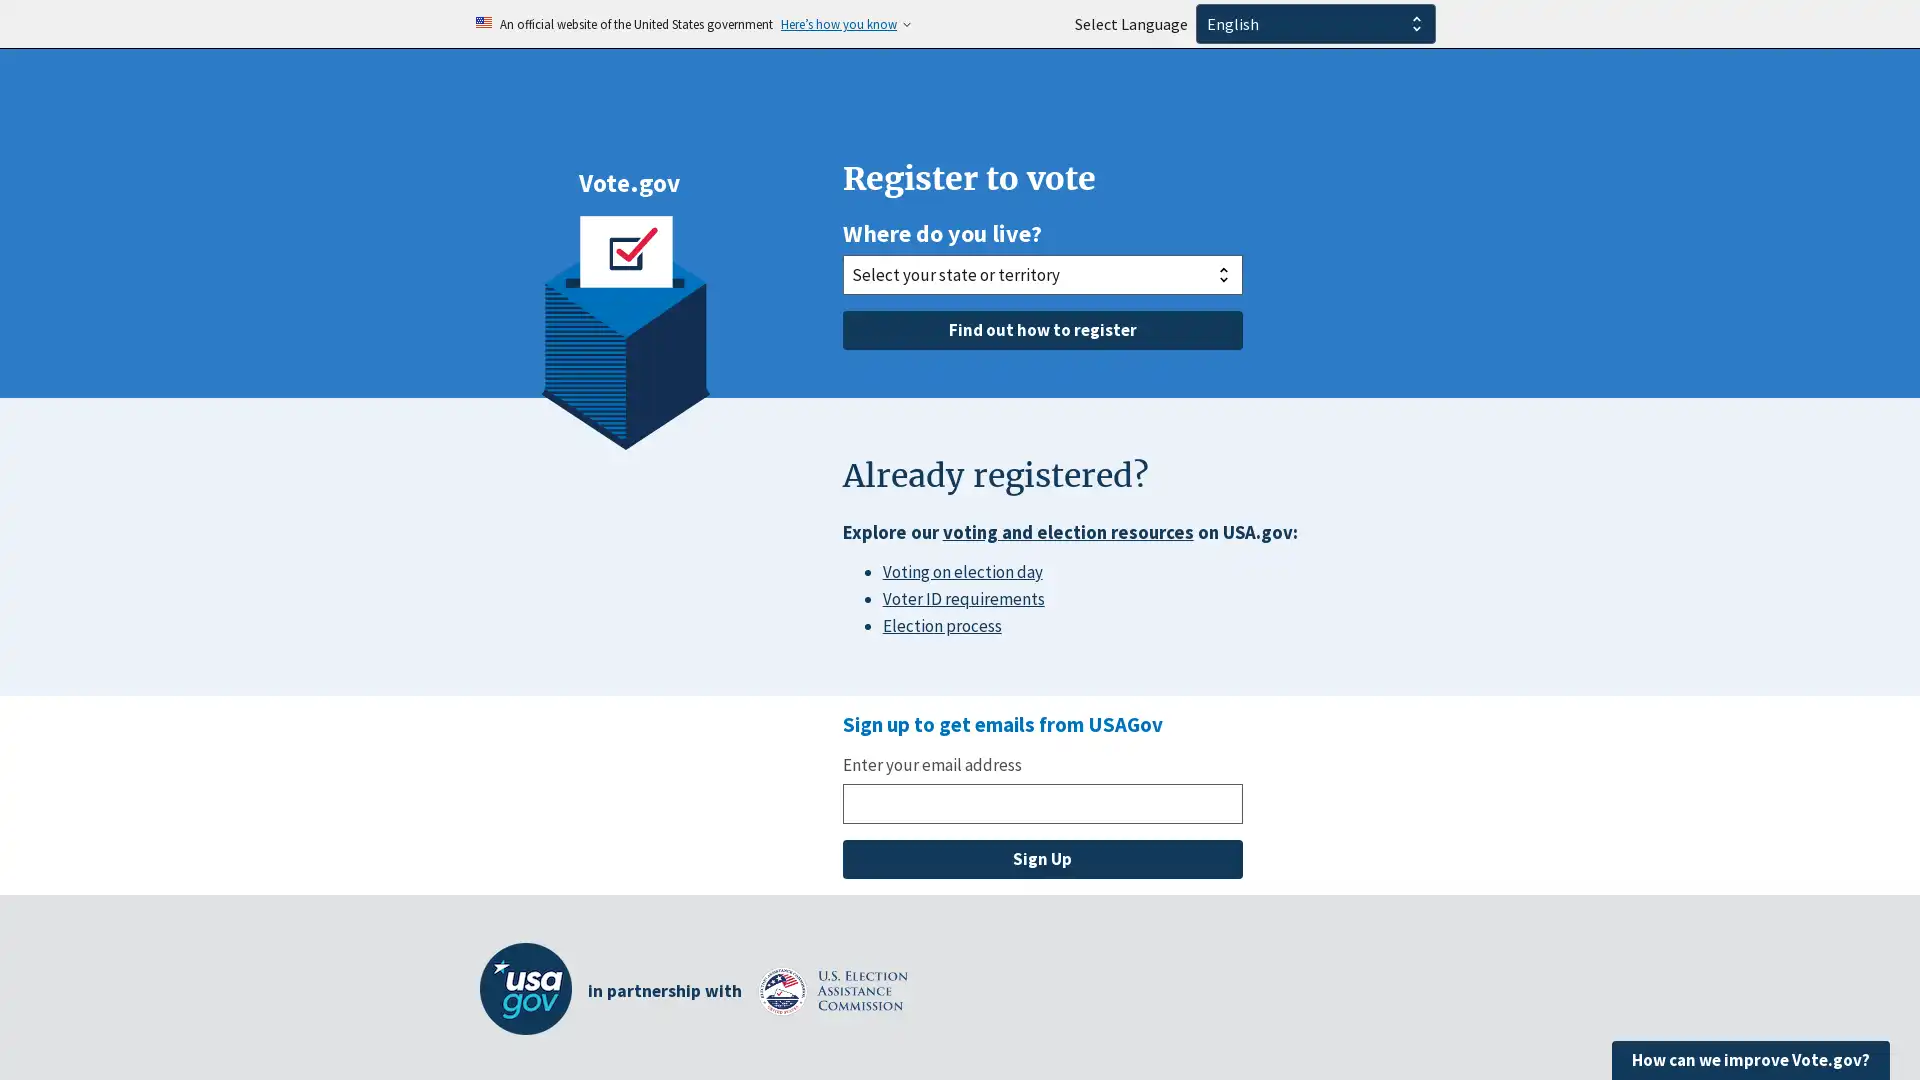 This screenshot has height=1080, width=1920. What do you see at coordinates (1040, 857) in the screenshot?
I see `Sign Up` at bounding box center [1040, 857].